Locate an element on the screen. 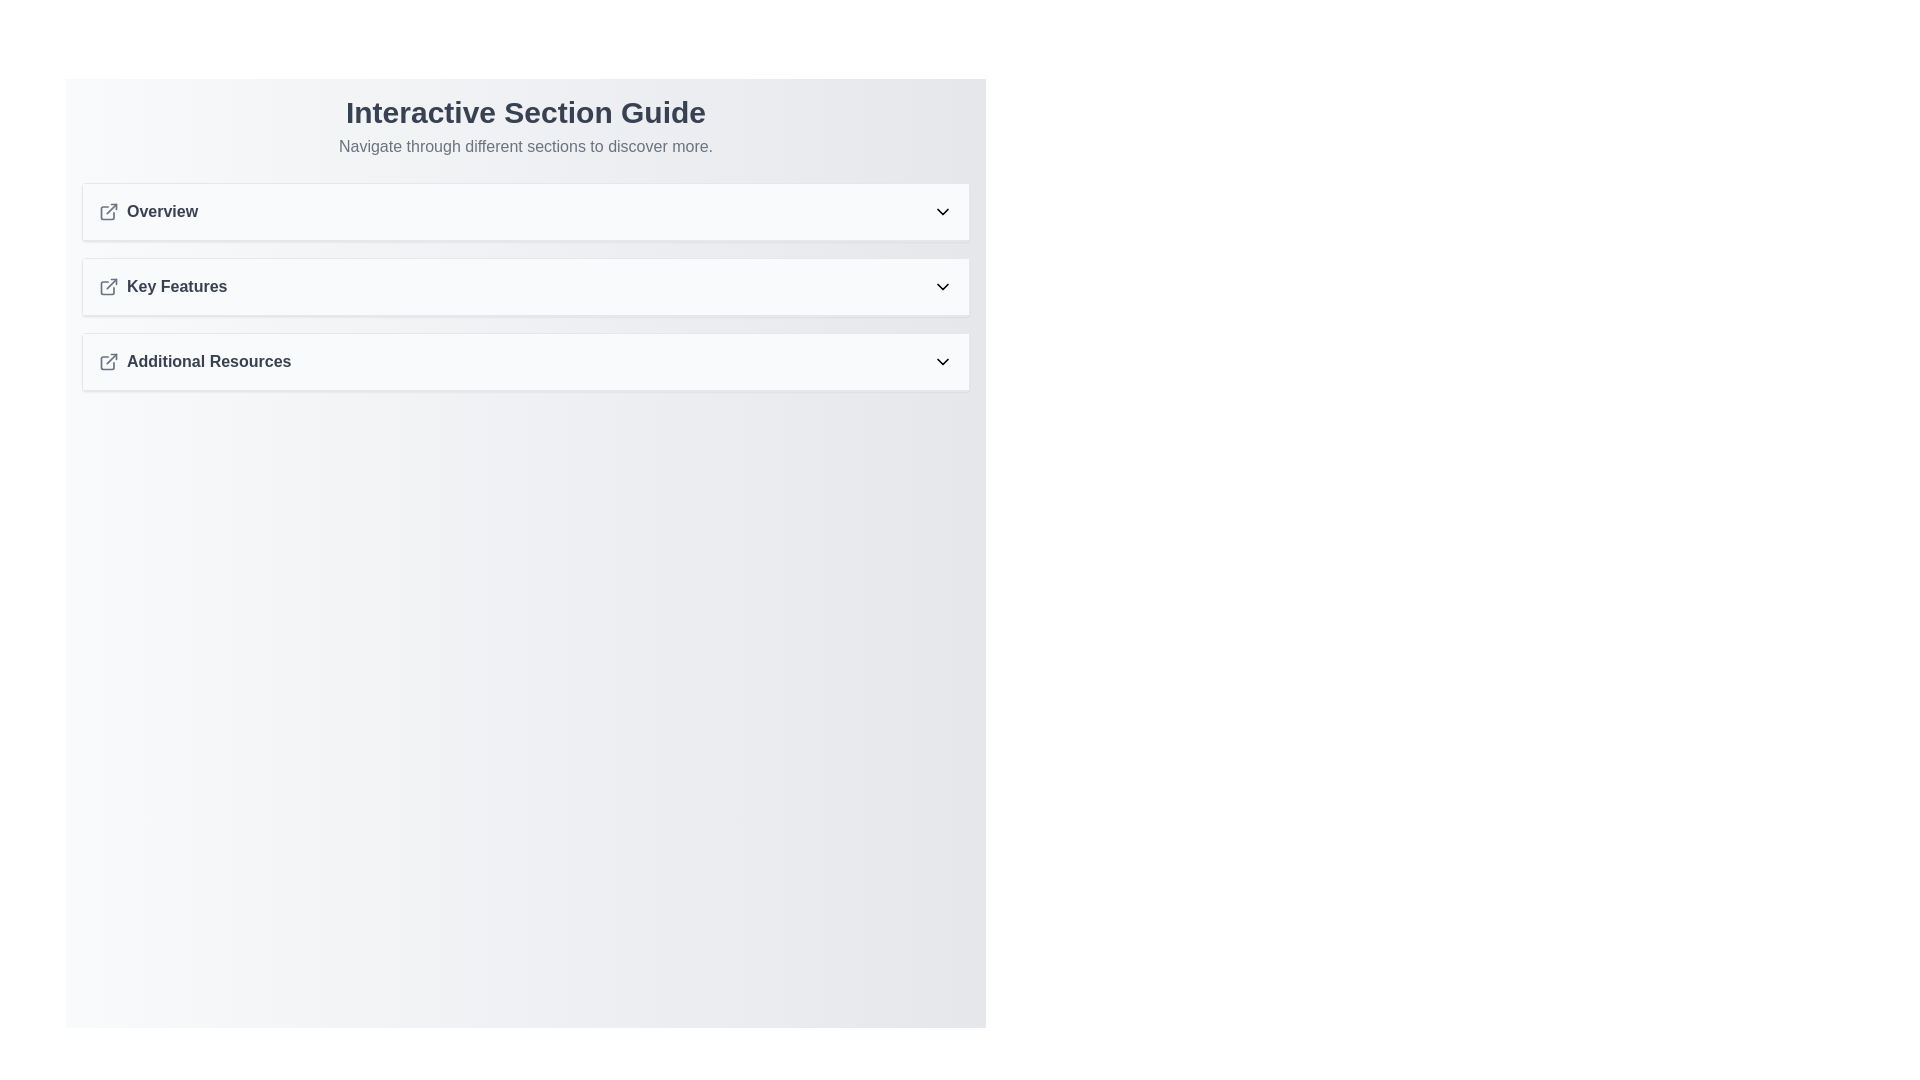  text label that serves as a descriptive title for the first navigation item in the vertical list, positioned to the right of the external link icon is located at coordinates (162, 212).